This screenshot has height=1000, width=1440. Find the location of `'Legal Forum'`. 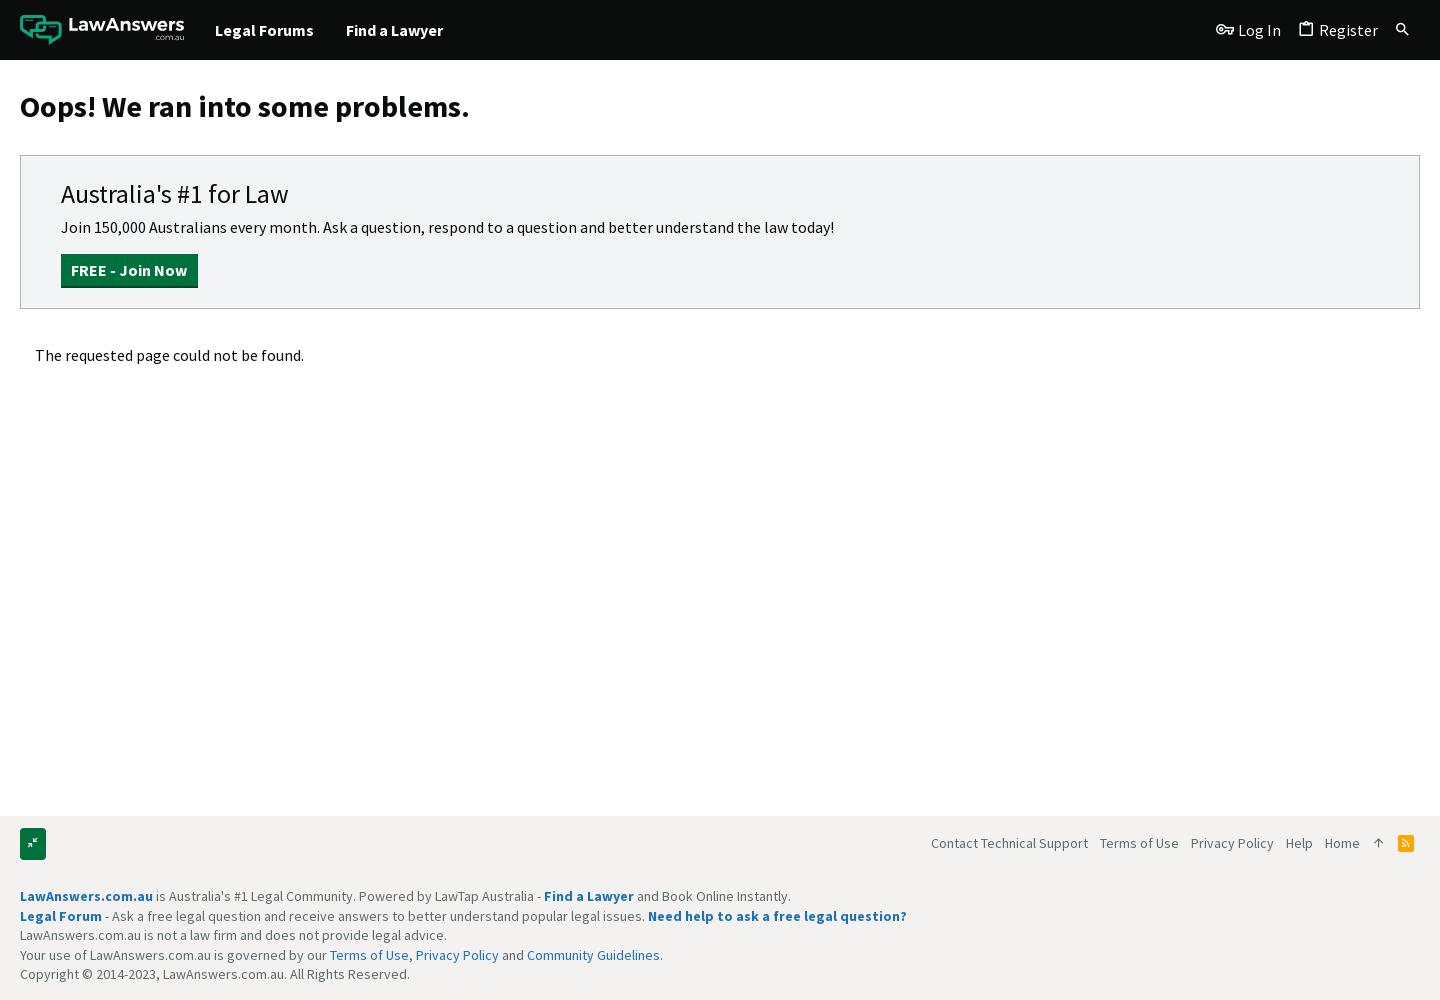

'Legal Forum' is located at coordinates (61, 915).